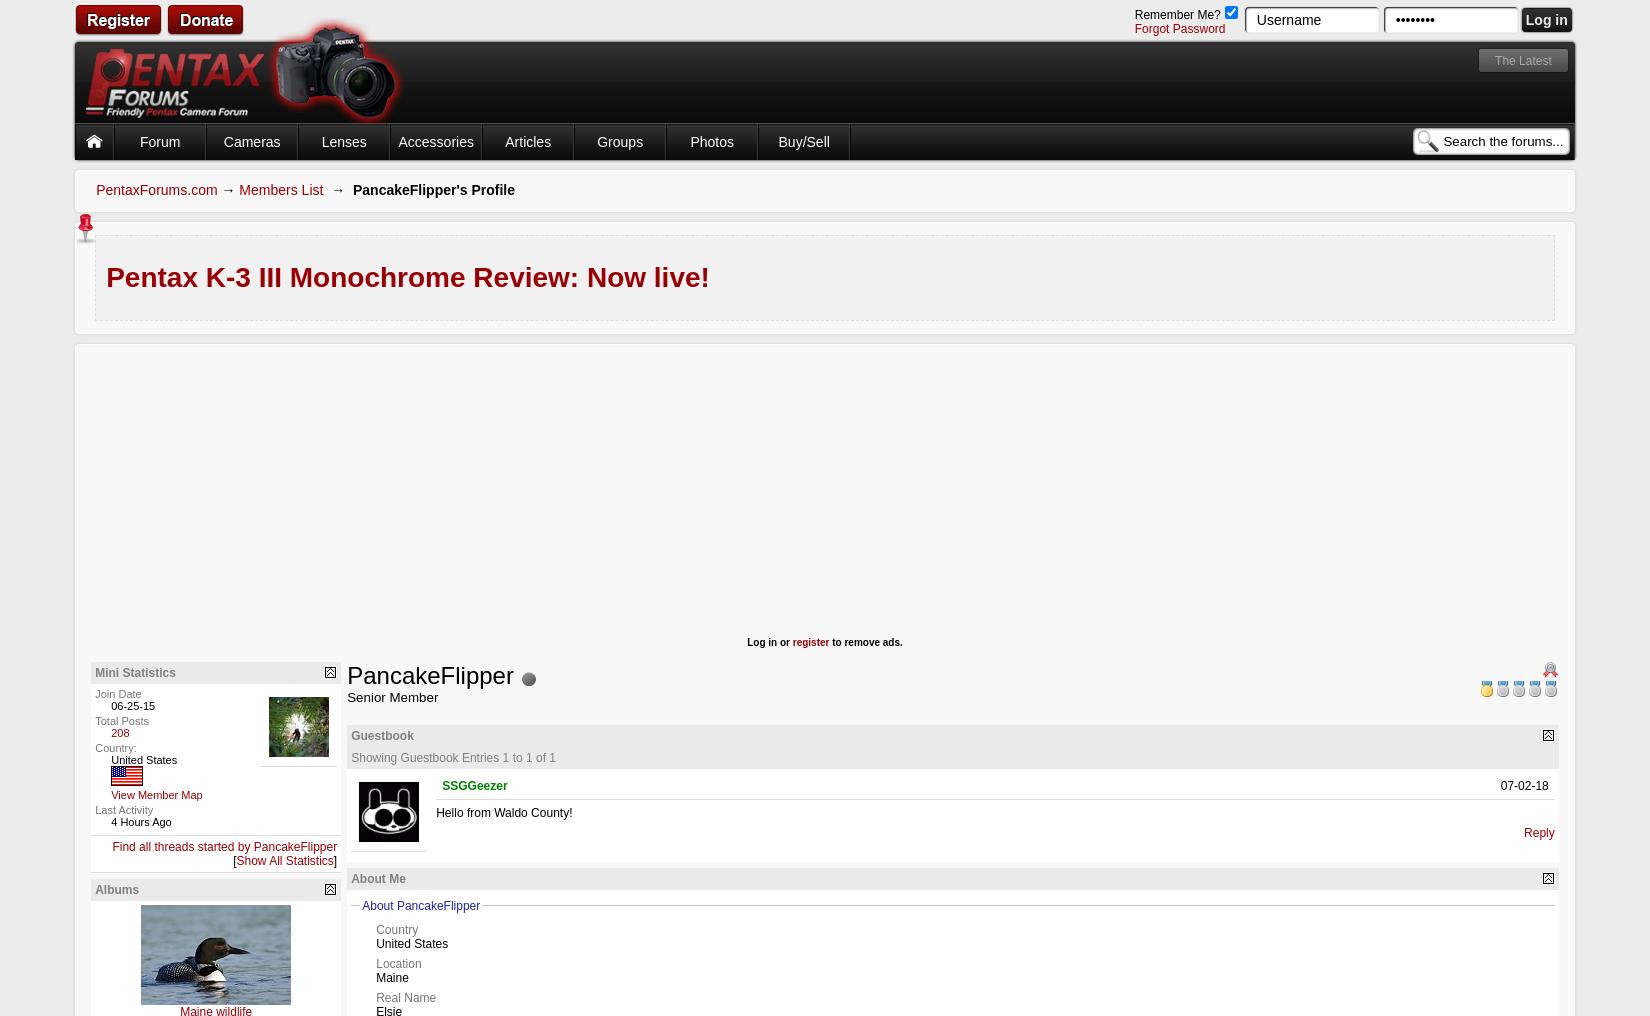 The width and height of the screenshot is (1650, 1016). Describe the element at coordinates (124, 808) in the screenshot. I see `'Last Activity'` at that location.